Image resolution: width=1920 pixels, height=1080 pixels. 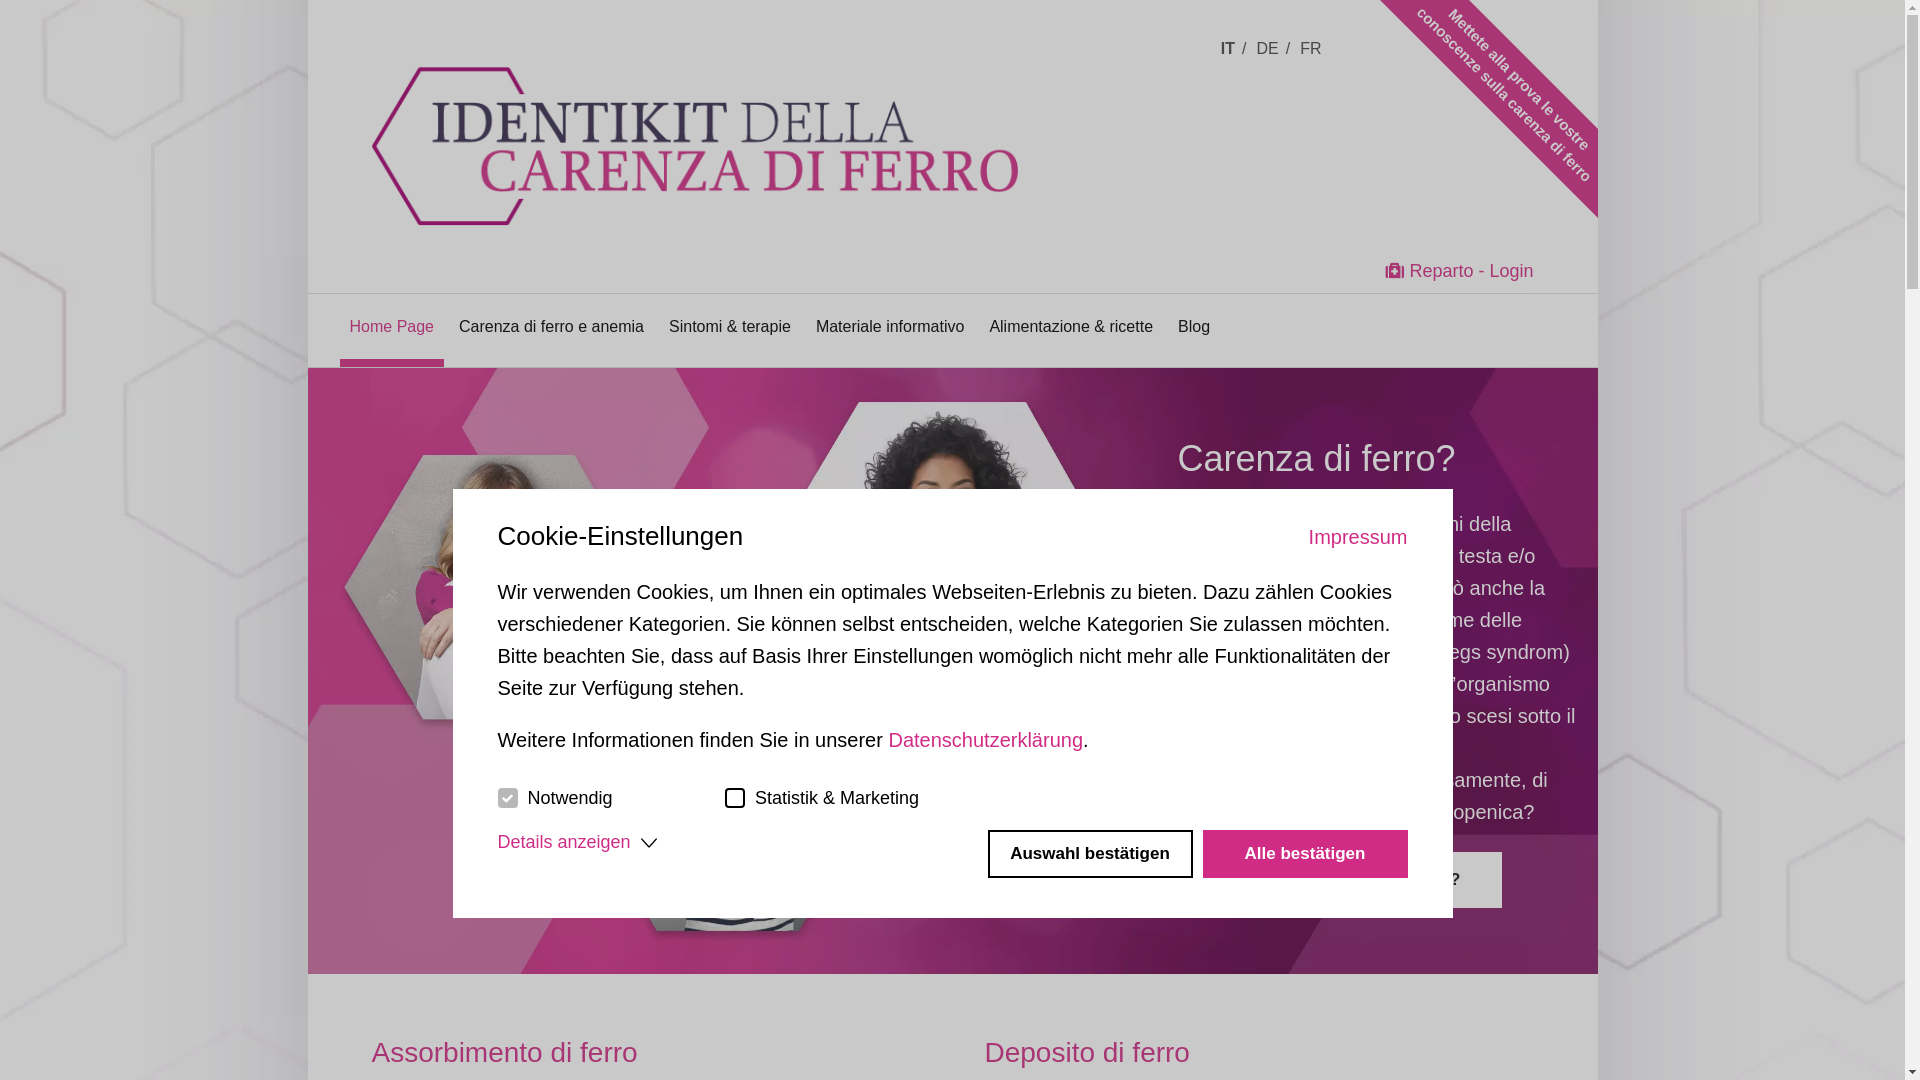 What do you see at coordinates (551, 325) in the screenshot?
I see `'Carenza di ferro e anemia'` at bounding box center [551, 325].